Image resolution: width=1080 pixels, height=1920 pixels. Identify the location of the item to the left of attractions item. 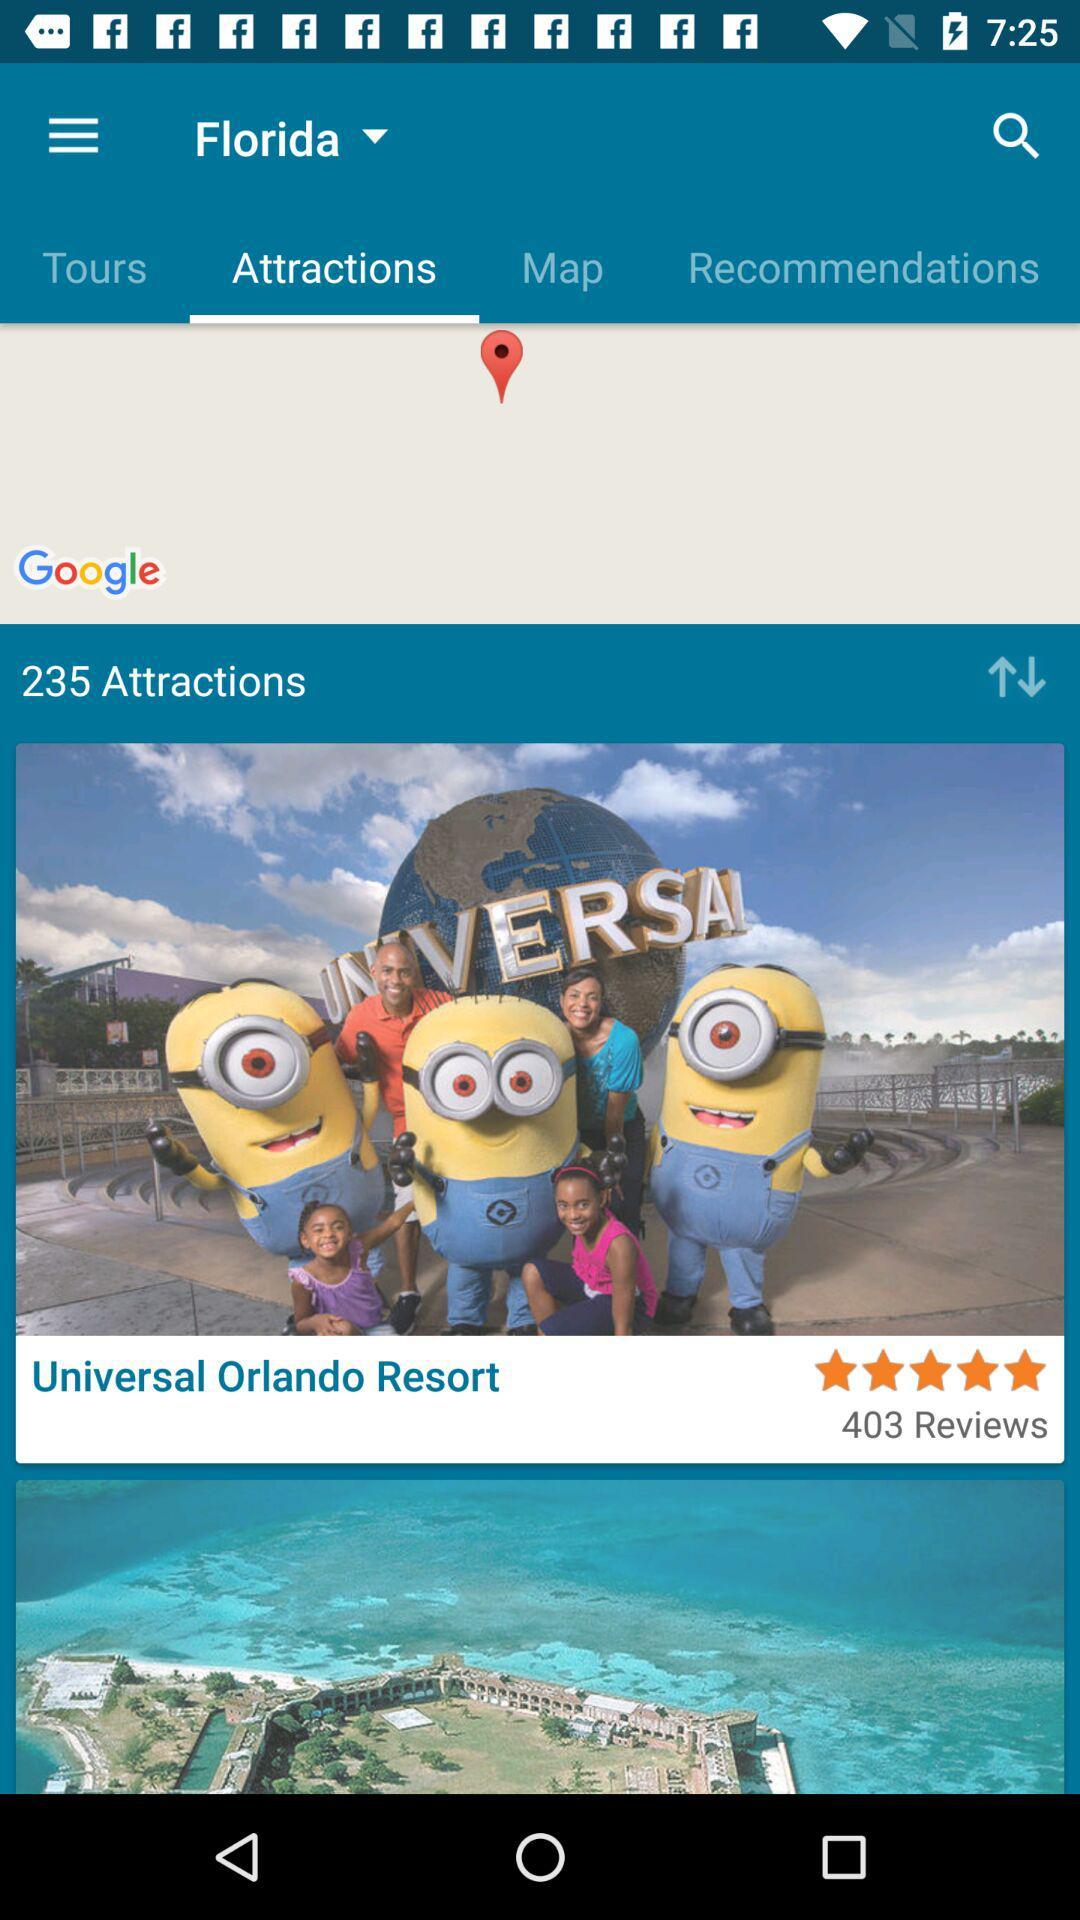
(94, 265).